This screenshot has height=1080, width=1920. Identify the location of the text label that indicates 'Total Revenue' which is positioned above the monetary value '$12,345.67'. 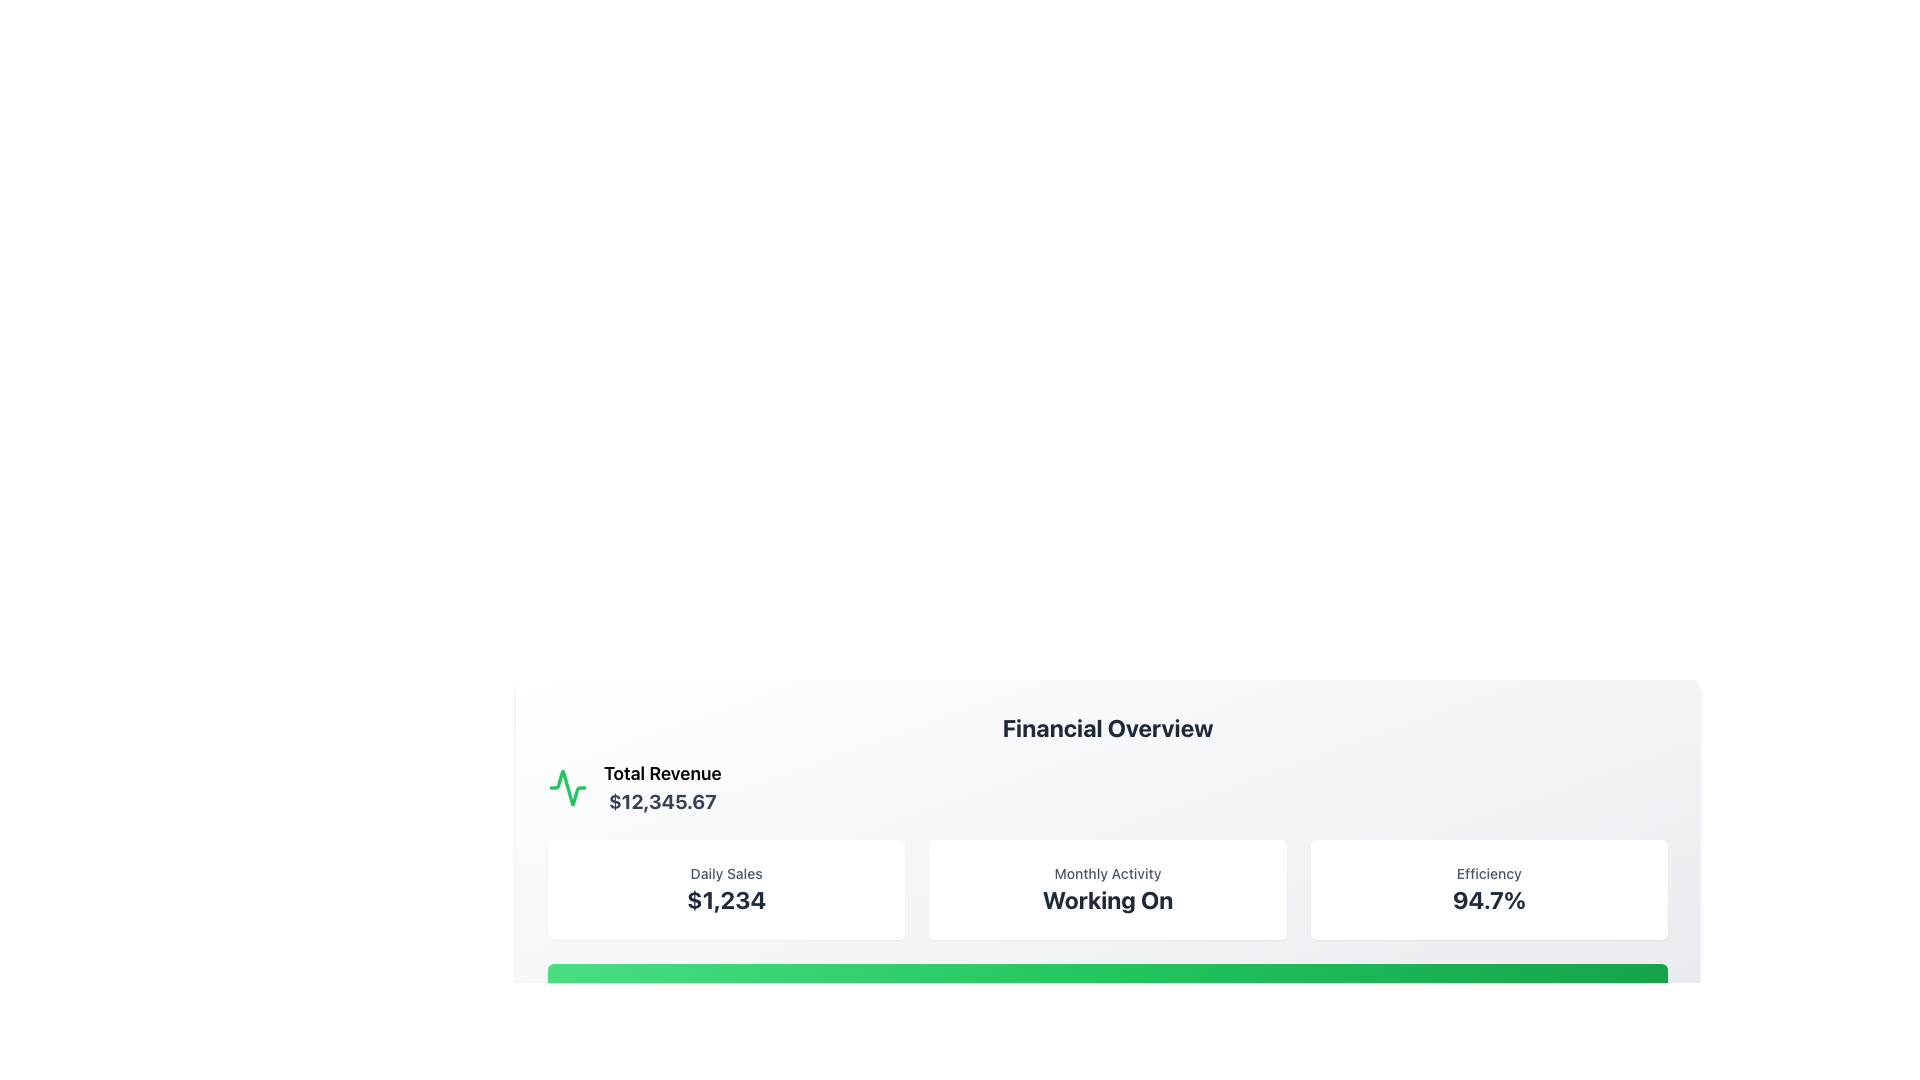
(662, 773).